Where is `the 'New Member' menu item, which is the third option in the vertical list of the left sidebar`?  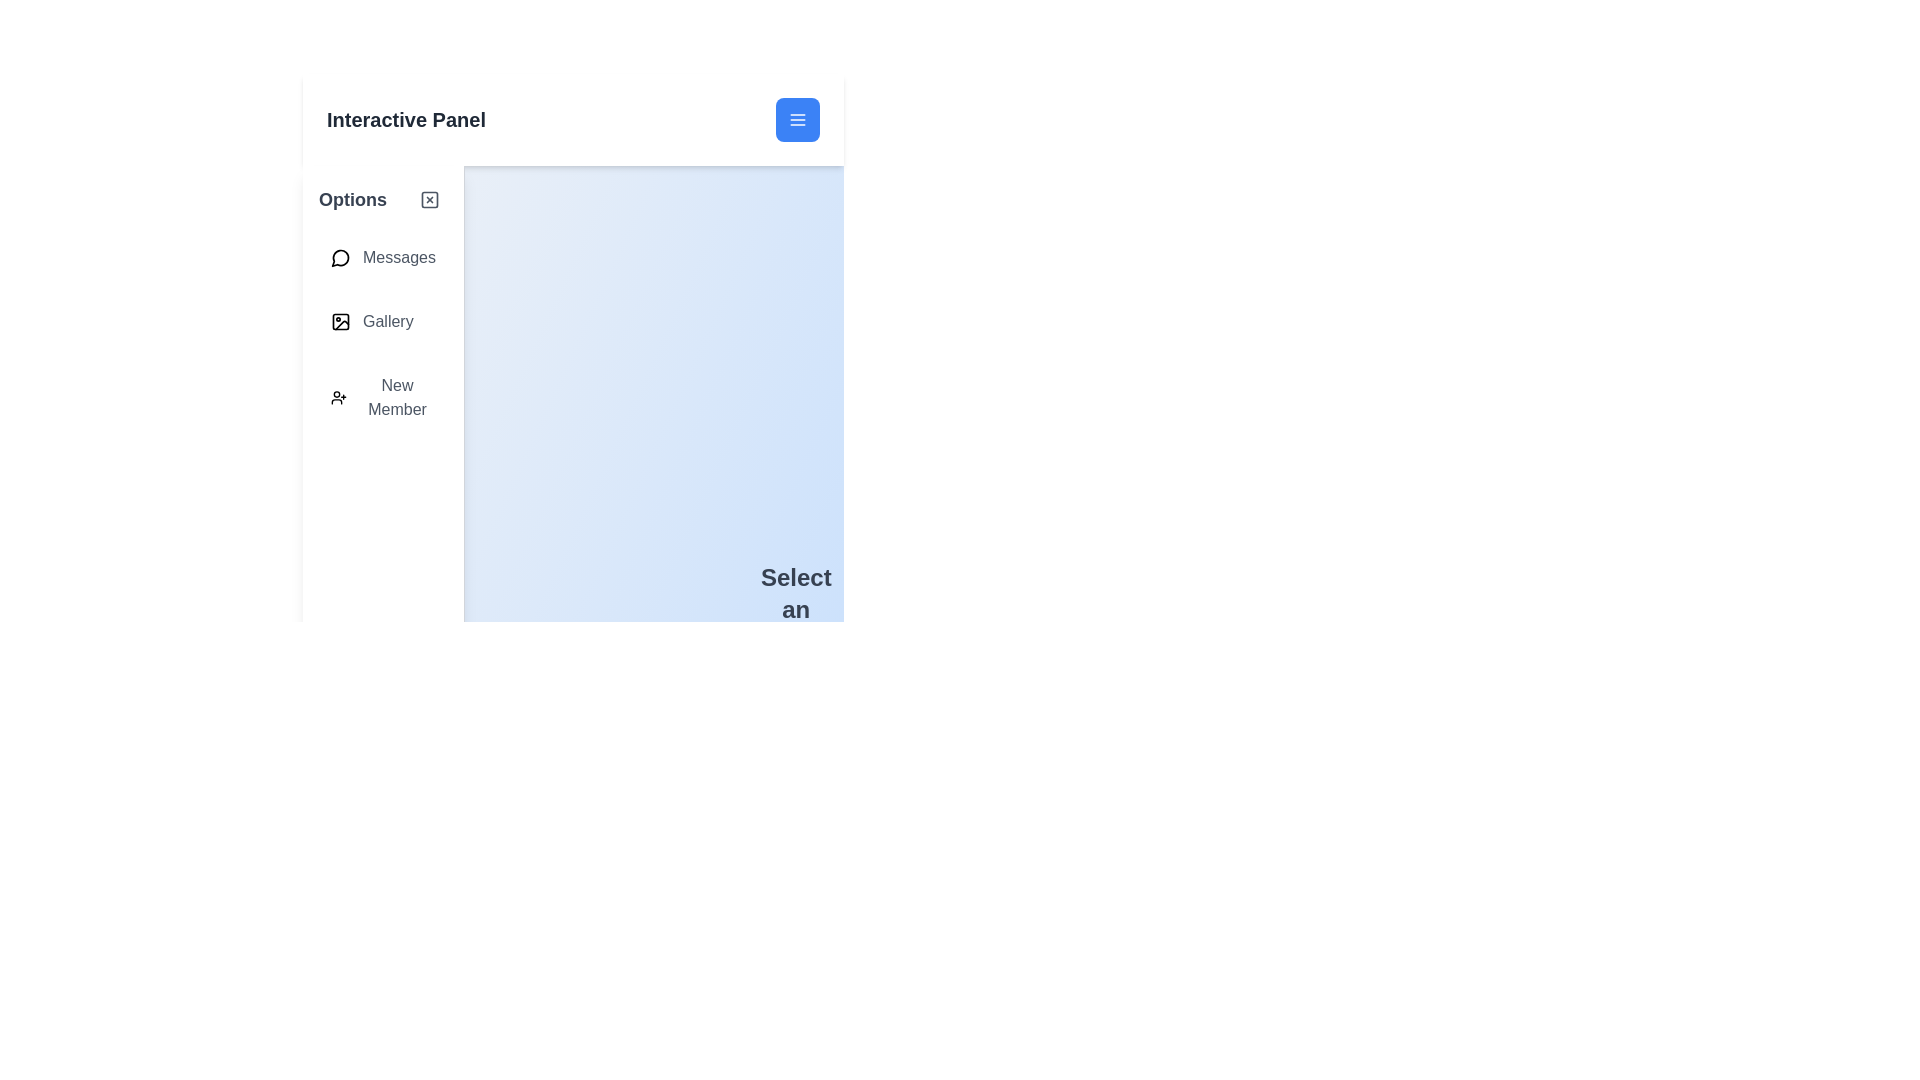
the 'New Member' menu item, which is the third option in the vertical list of the left sidebar is located at coordinates (383, 397).